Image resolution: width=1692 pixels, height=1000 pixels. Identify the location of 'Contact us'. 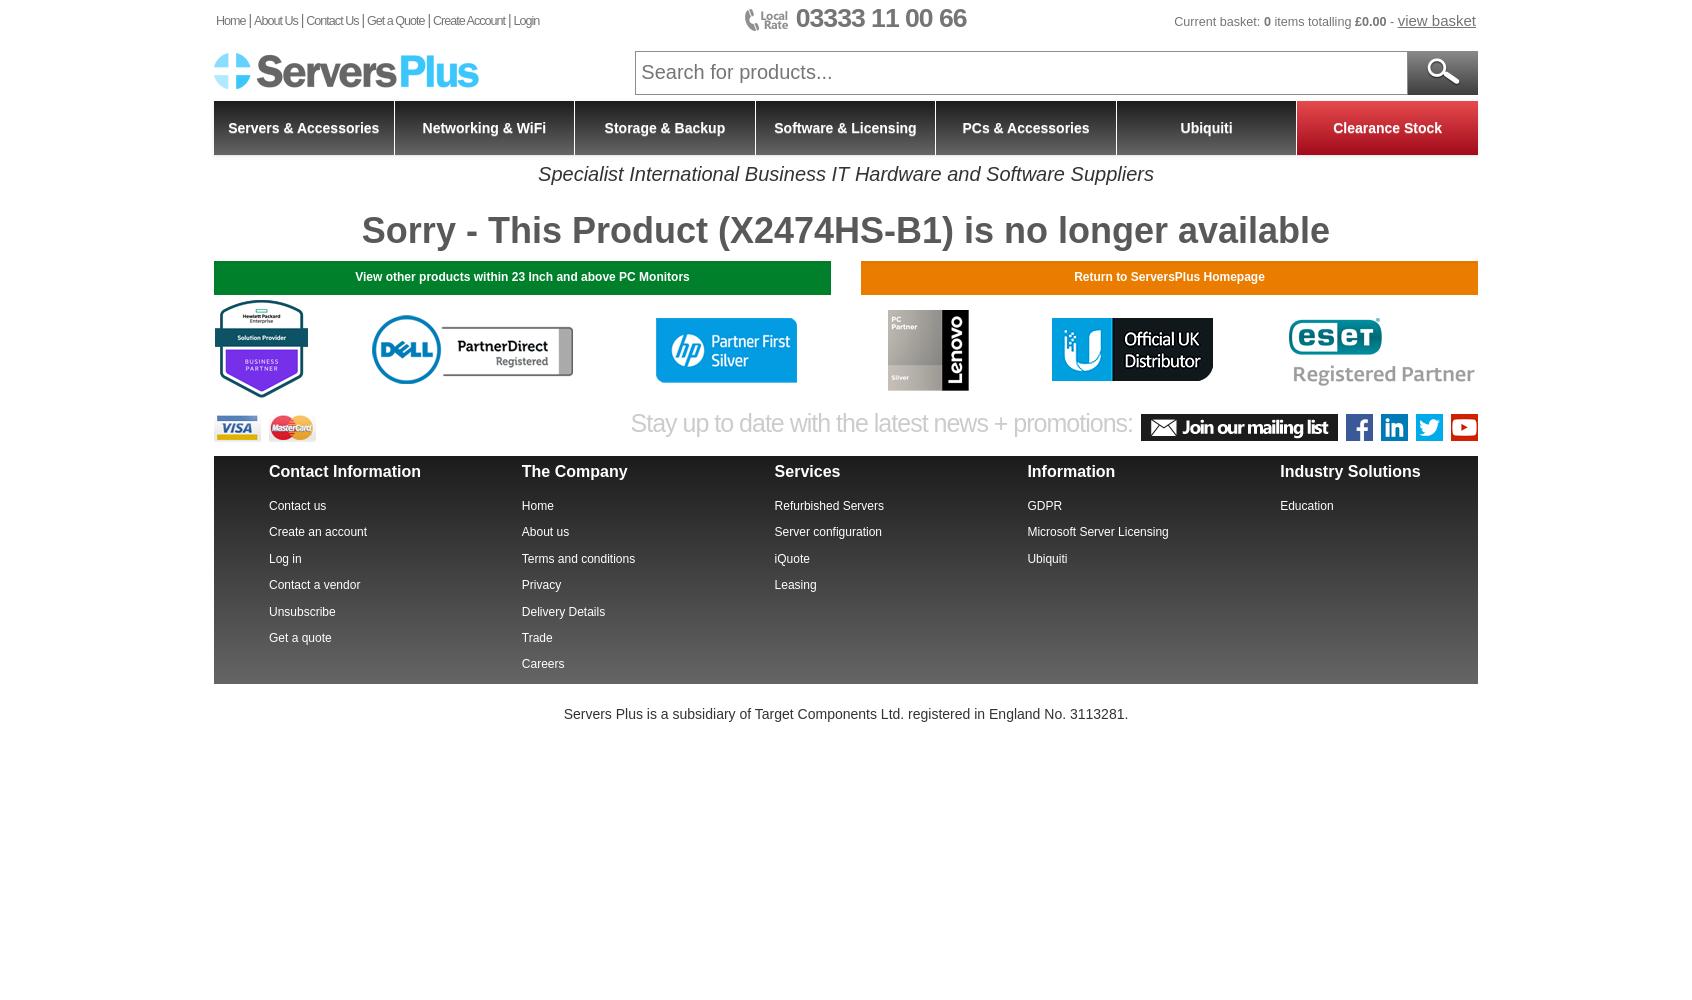
(296, 505).